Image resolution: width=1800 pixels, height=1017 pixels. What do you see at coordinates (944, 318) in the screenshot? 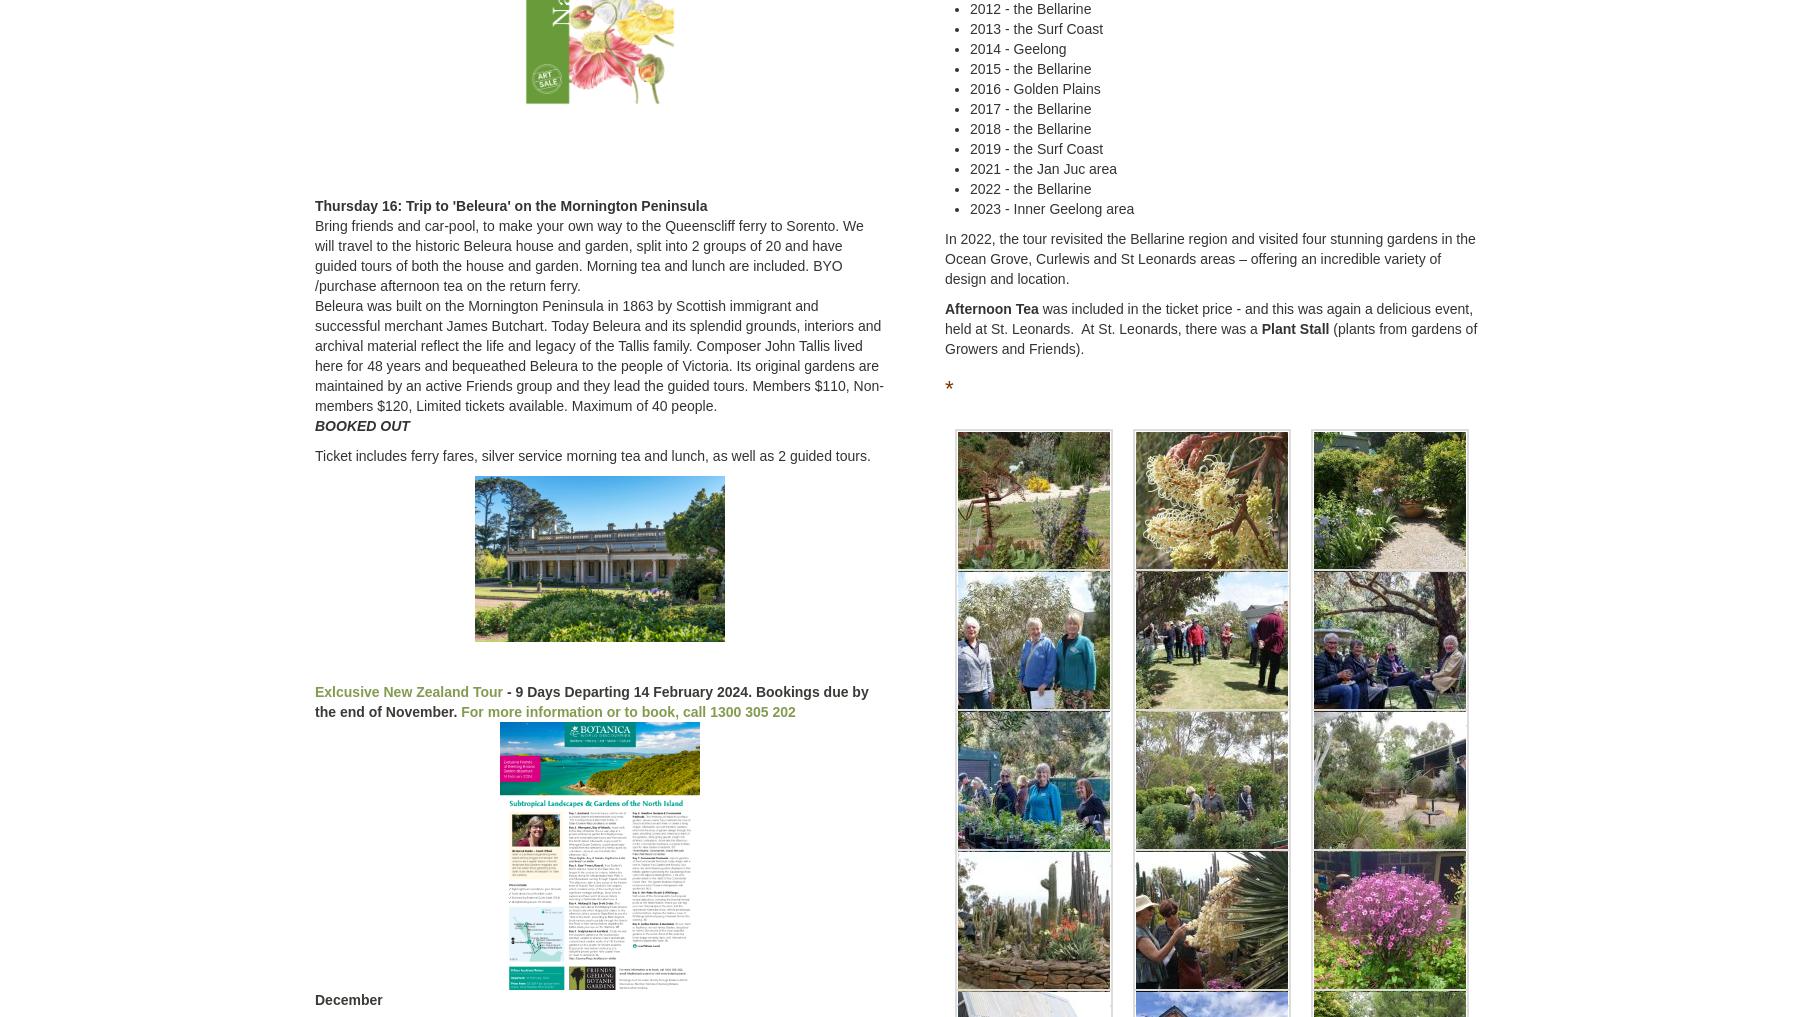
I see `'was included in the ticket price - and this was again a delicious event, held at St. Leonards.  At St. Leonards, there was a'` at bounding box center [944, 318].